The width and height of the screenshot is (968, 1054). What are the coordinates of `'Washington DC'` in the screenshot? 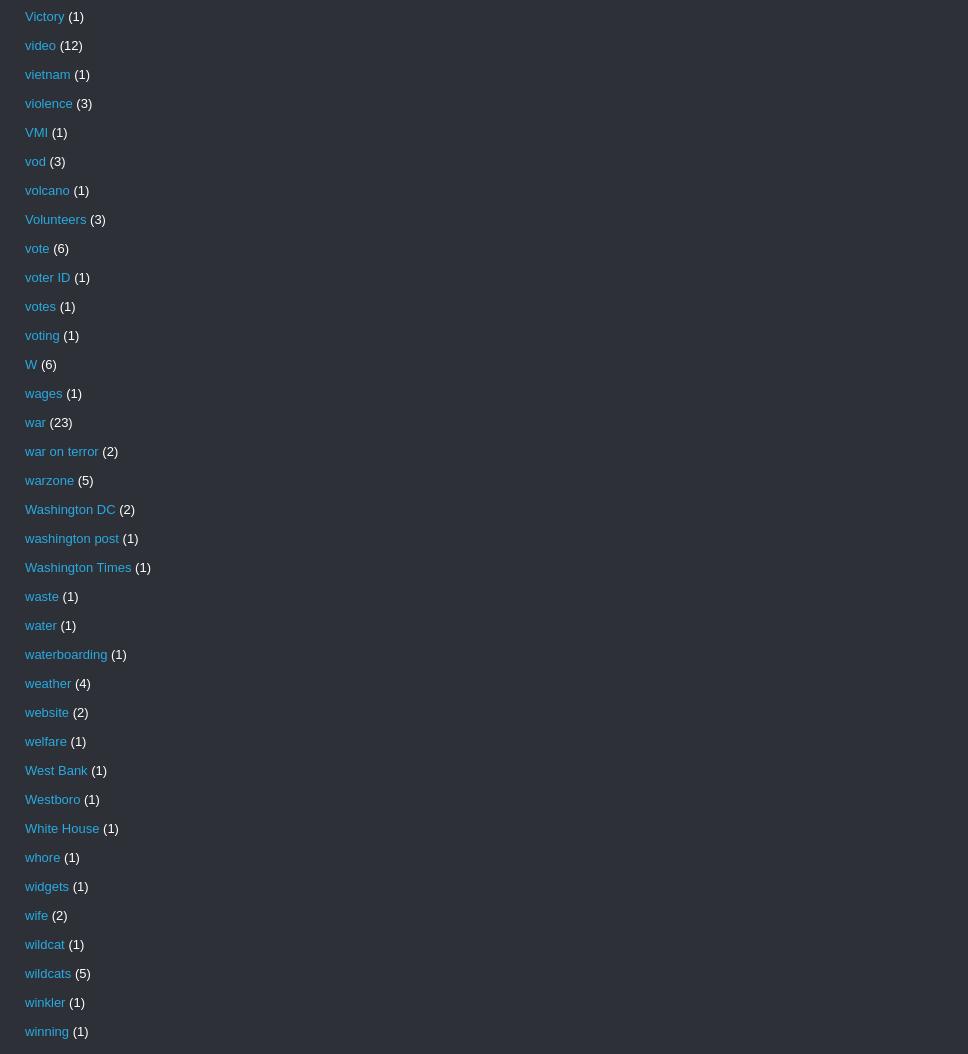 It's located at (68, 508).